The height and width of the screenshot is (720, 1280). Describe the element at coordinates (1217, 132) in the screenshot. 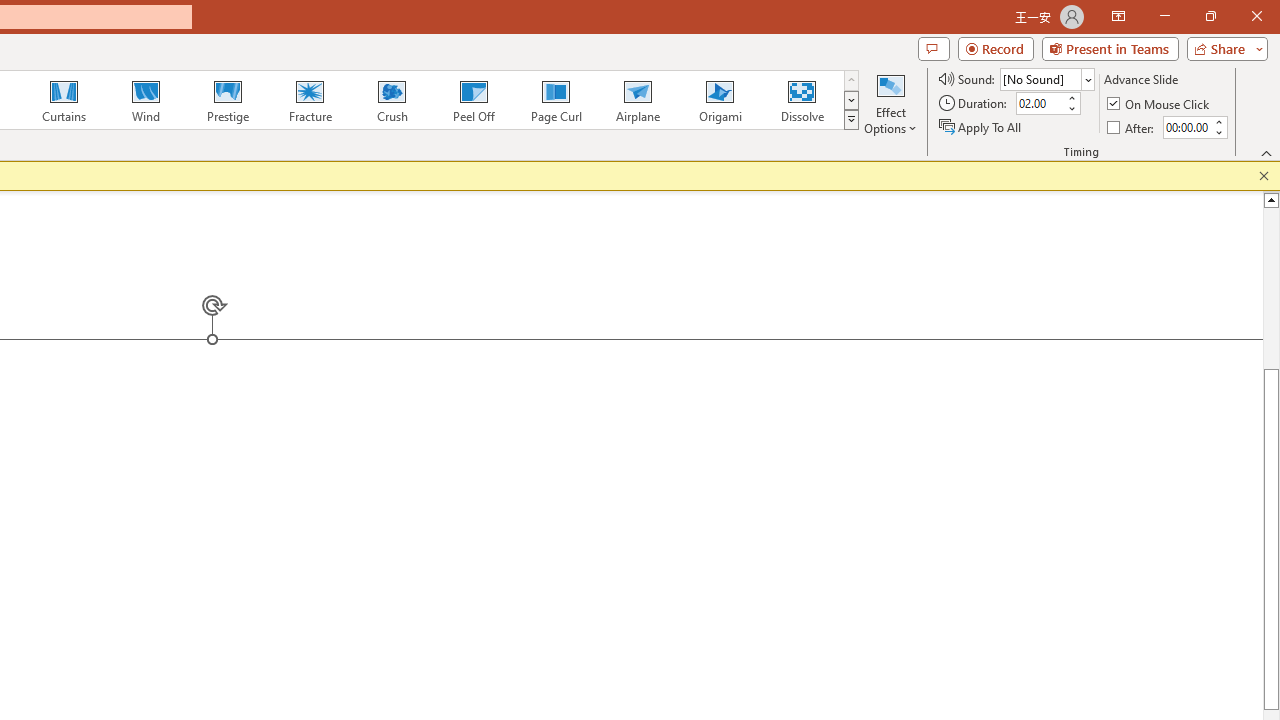

I see `'Less'` at that location.